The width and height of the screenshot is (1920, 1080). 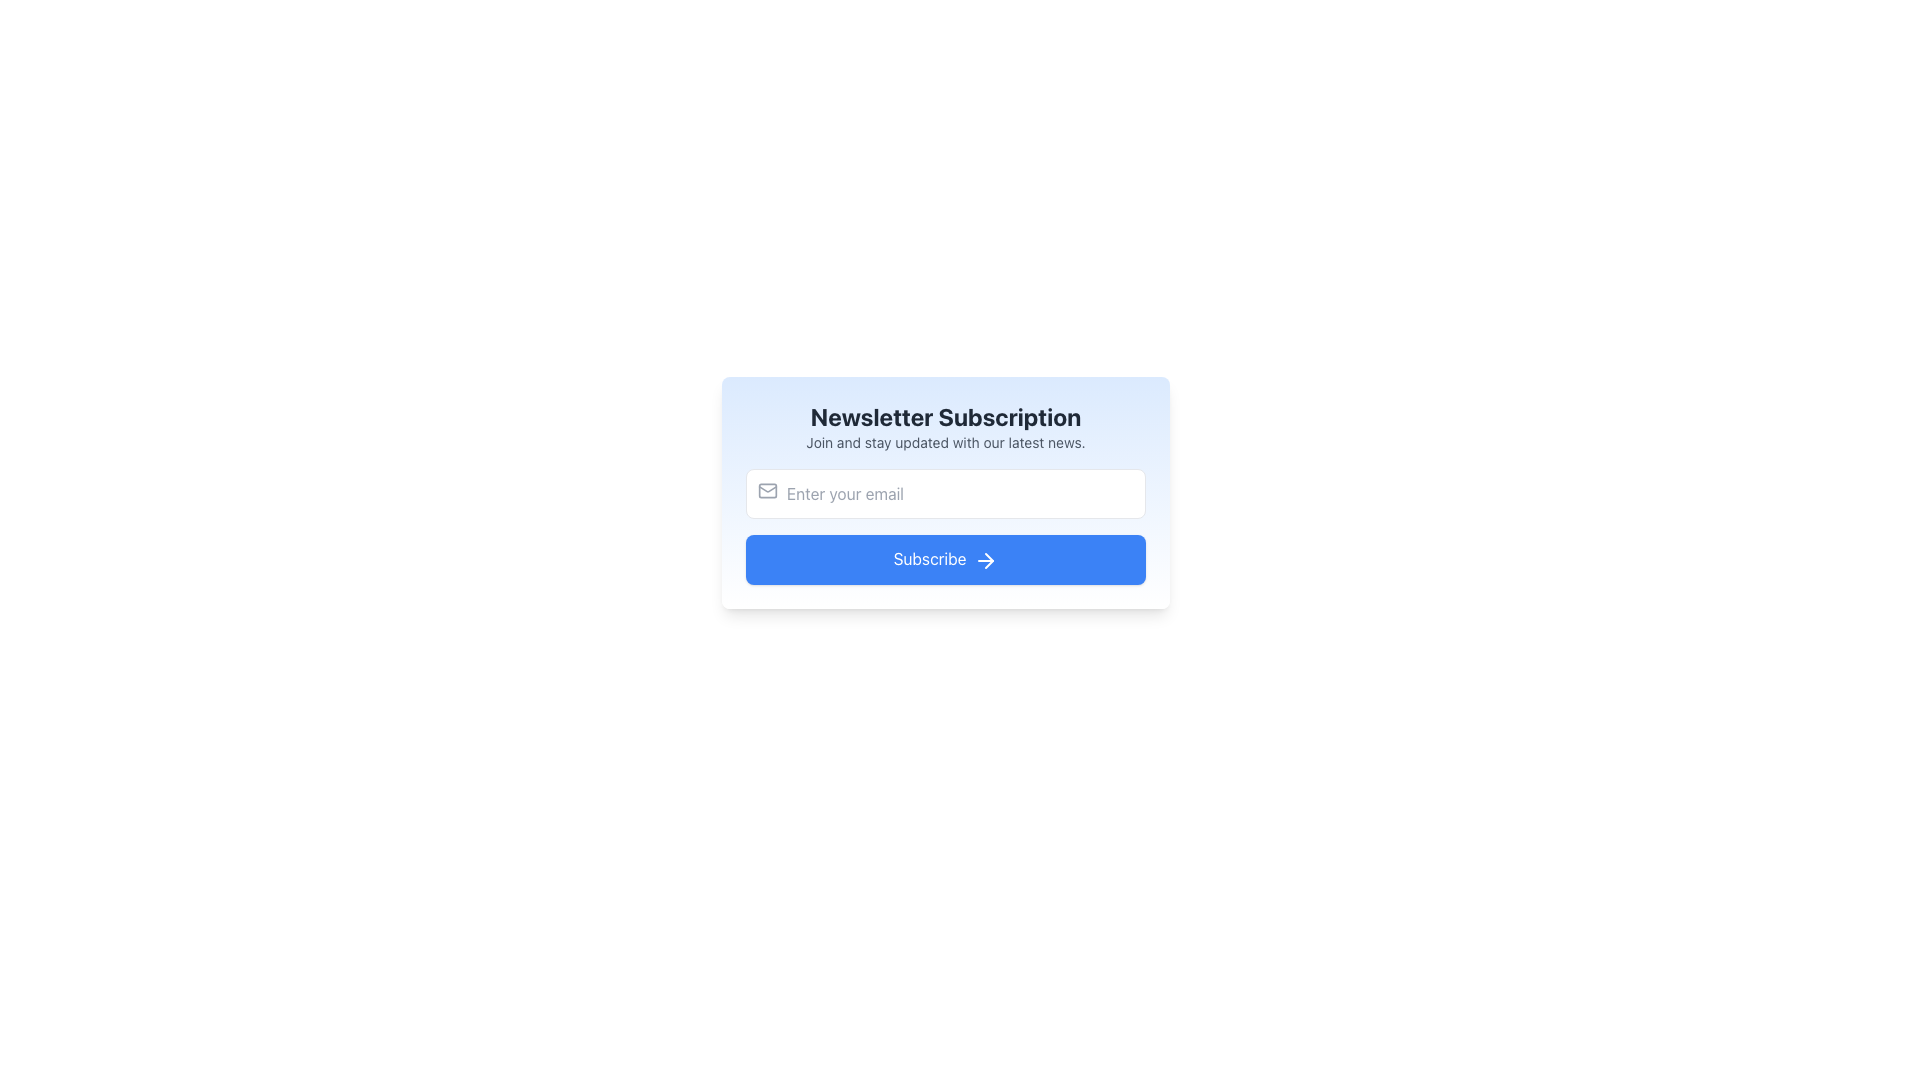 I want to click on the header text element that indicates the main purpose of the newsletter subscription section, located above the subscription prompt text, so click(x=944, y=415).